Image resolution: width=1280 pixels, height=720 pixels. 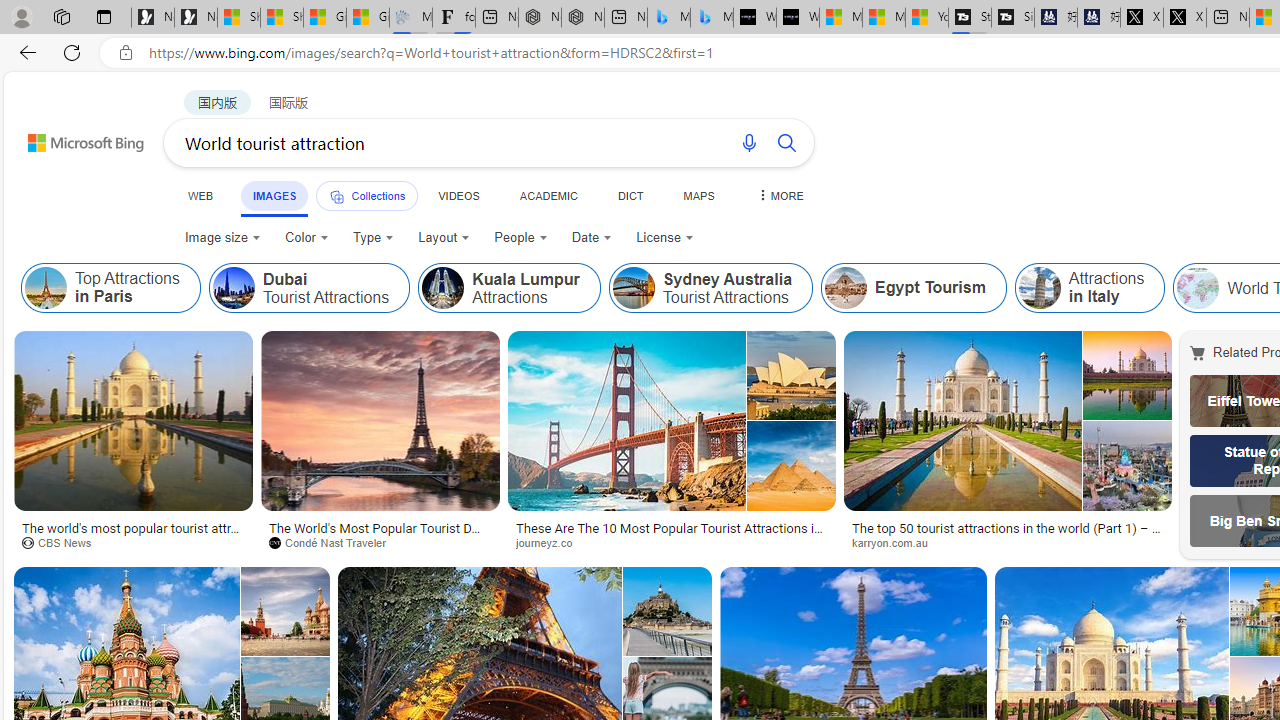 I want to click on 'License', so click(x=665, y=236).